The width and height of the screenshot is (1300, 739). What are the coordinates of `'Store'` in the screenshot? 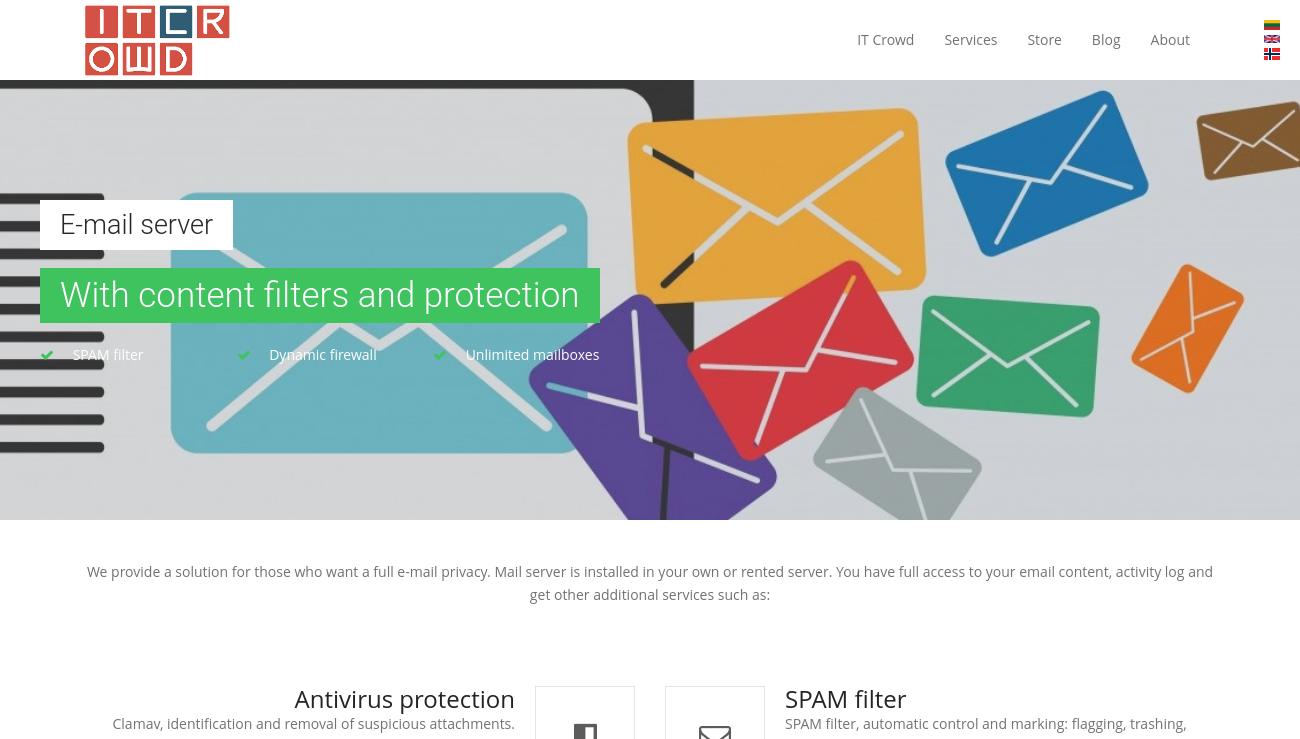 It's located at (1044, 39).